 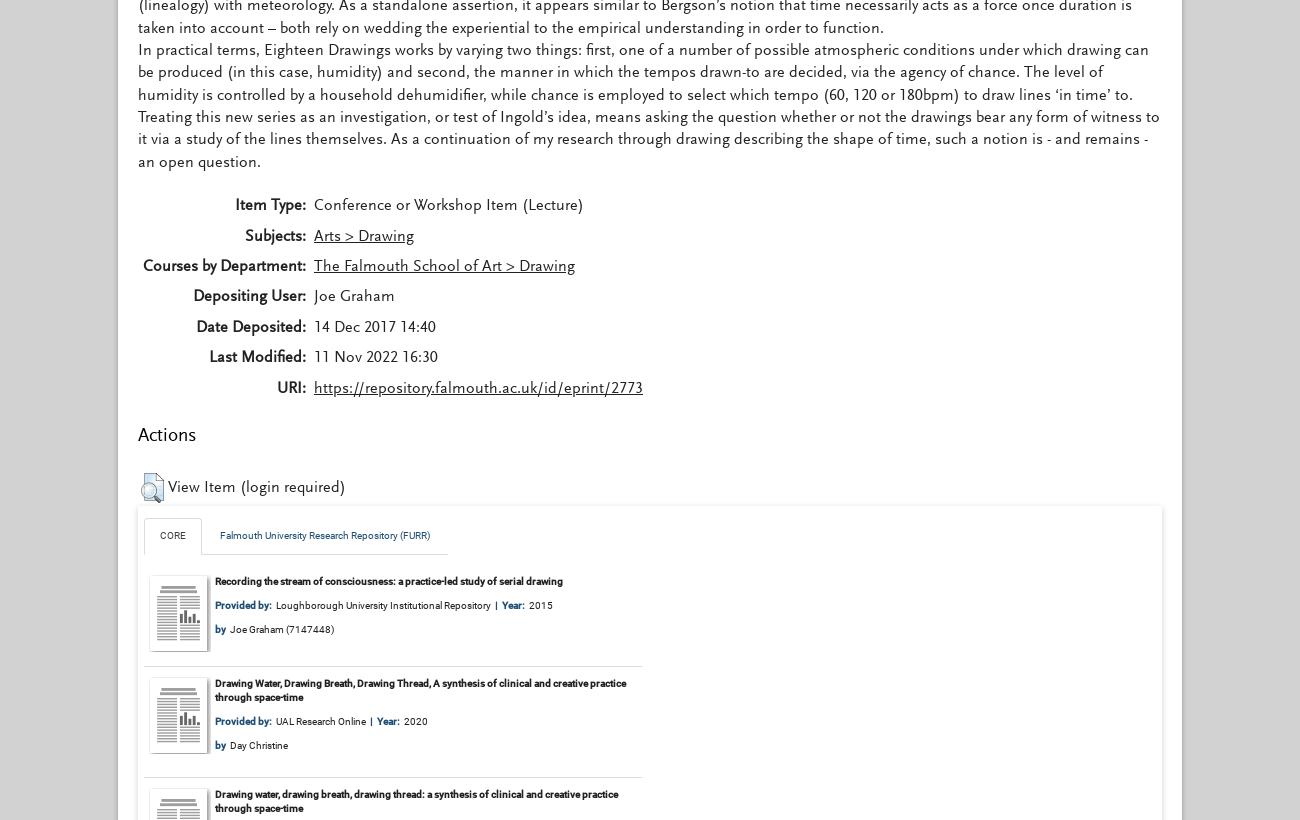 I want to click on 'https://repository.falmouth.ac.uk/id/eprint/2773', so click(x=477, y=388).